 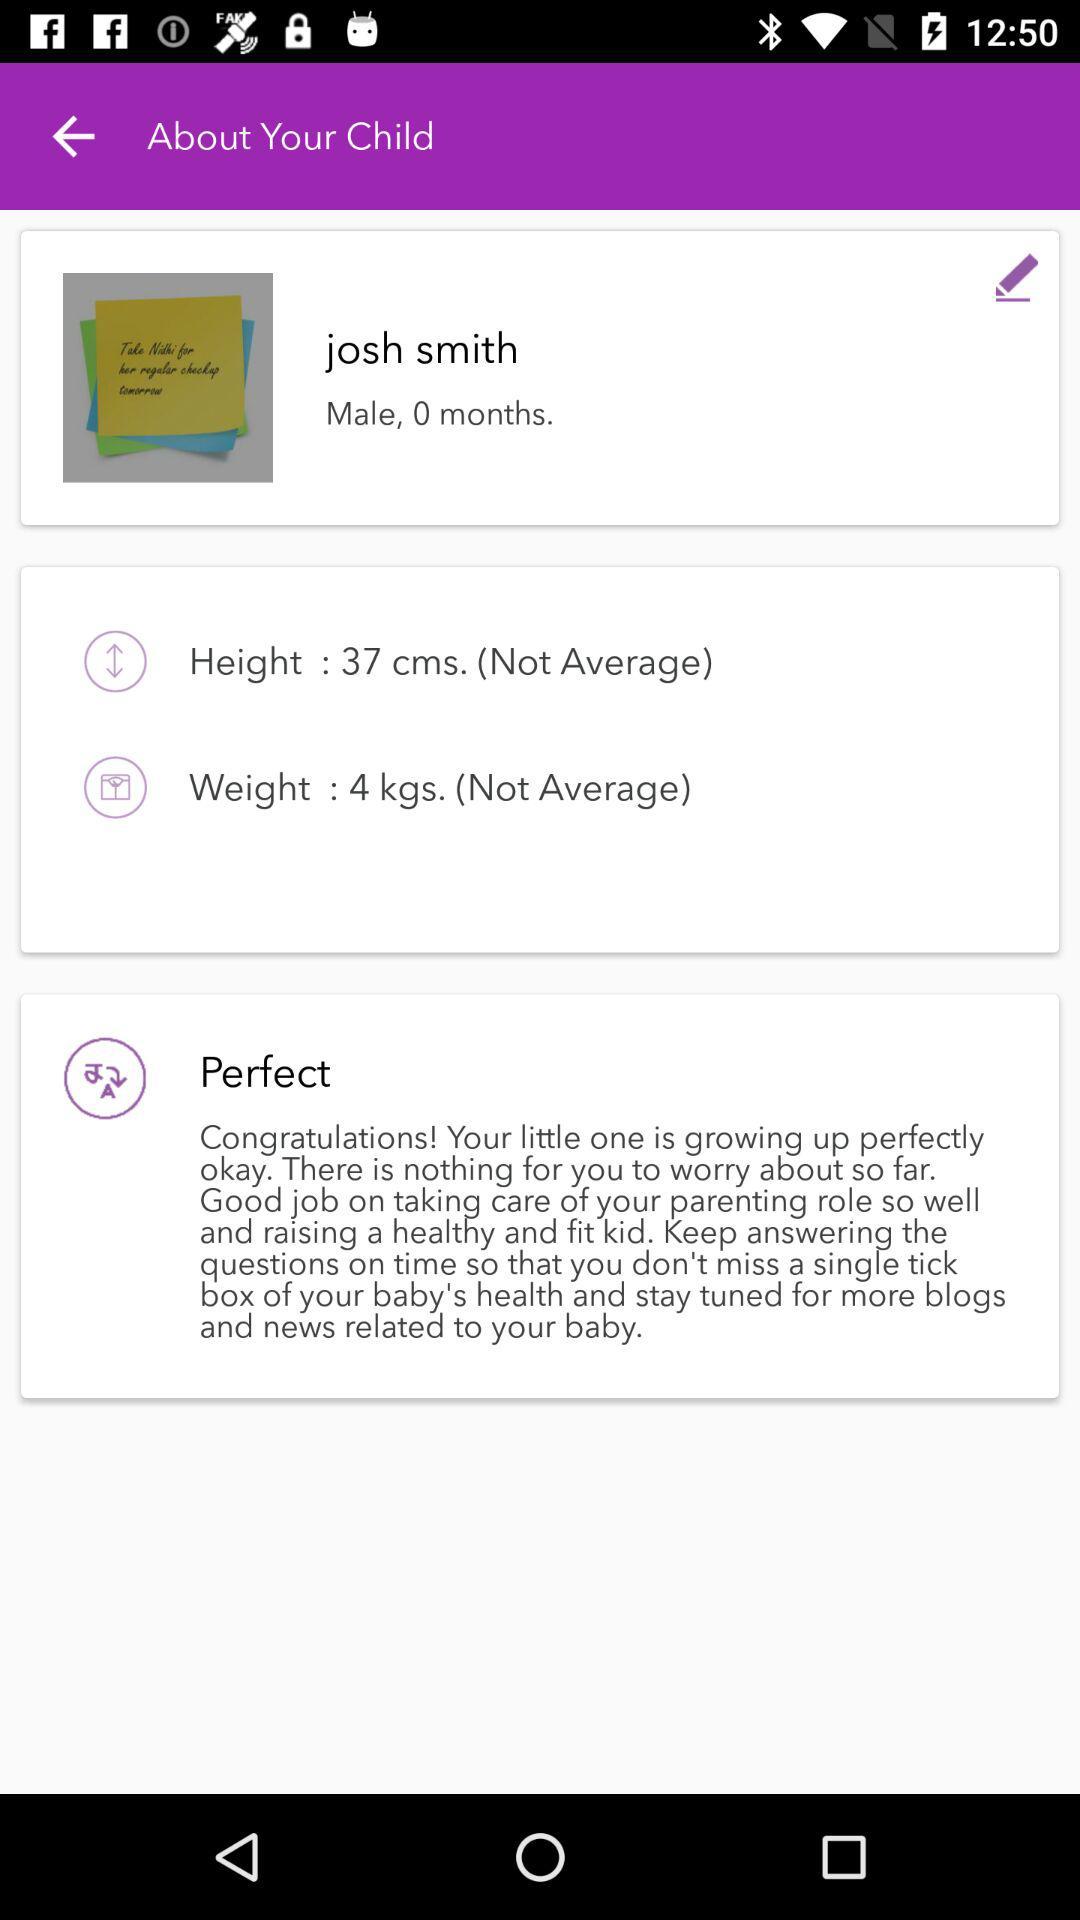 I want to click on edit about your child, so click(x=1017, y=272).